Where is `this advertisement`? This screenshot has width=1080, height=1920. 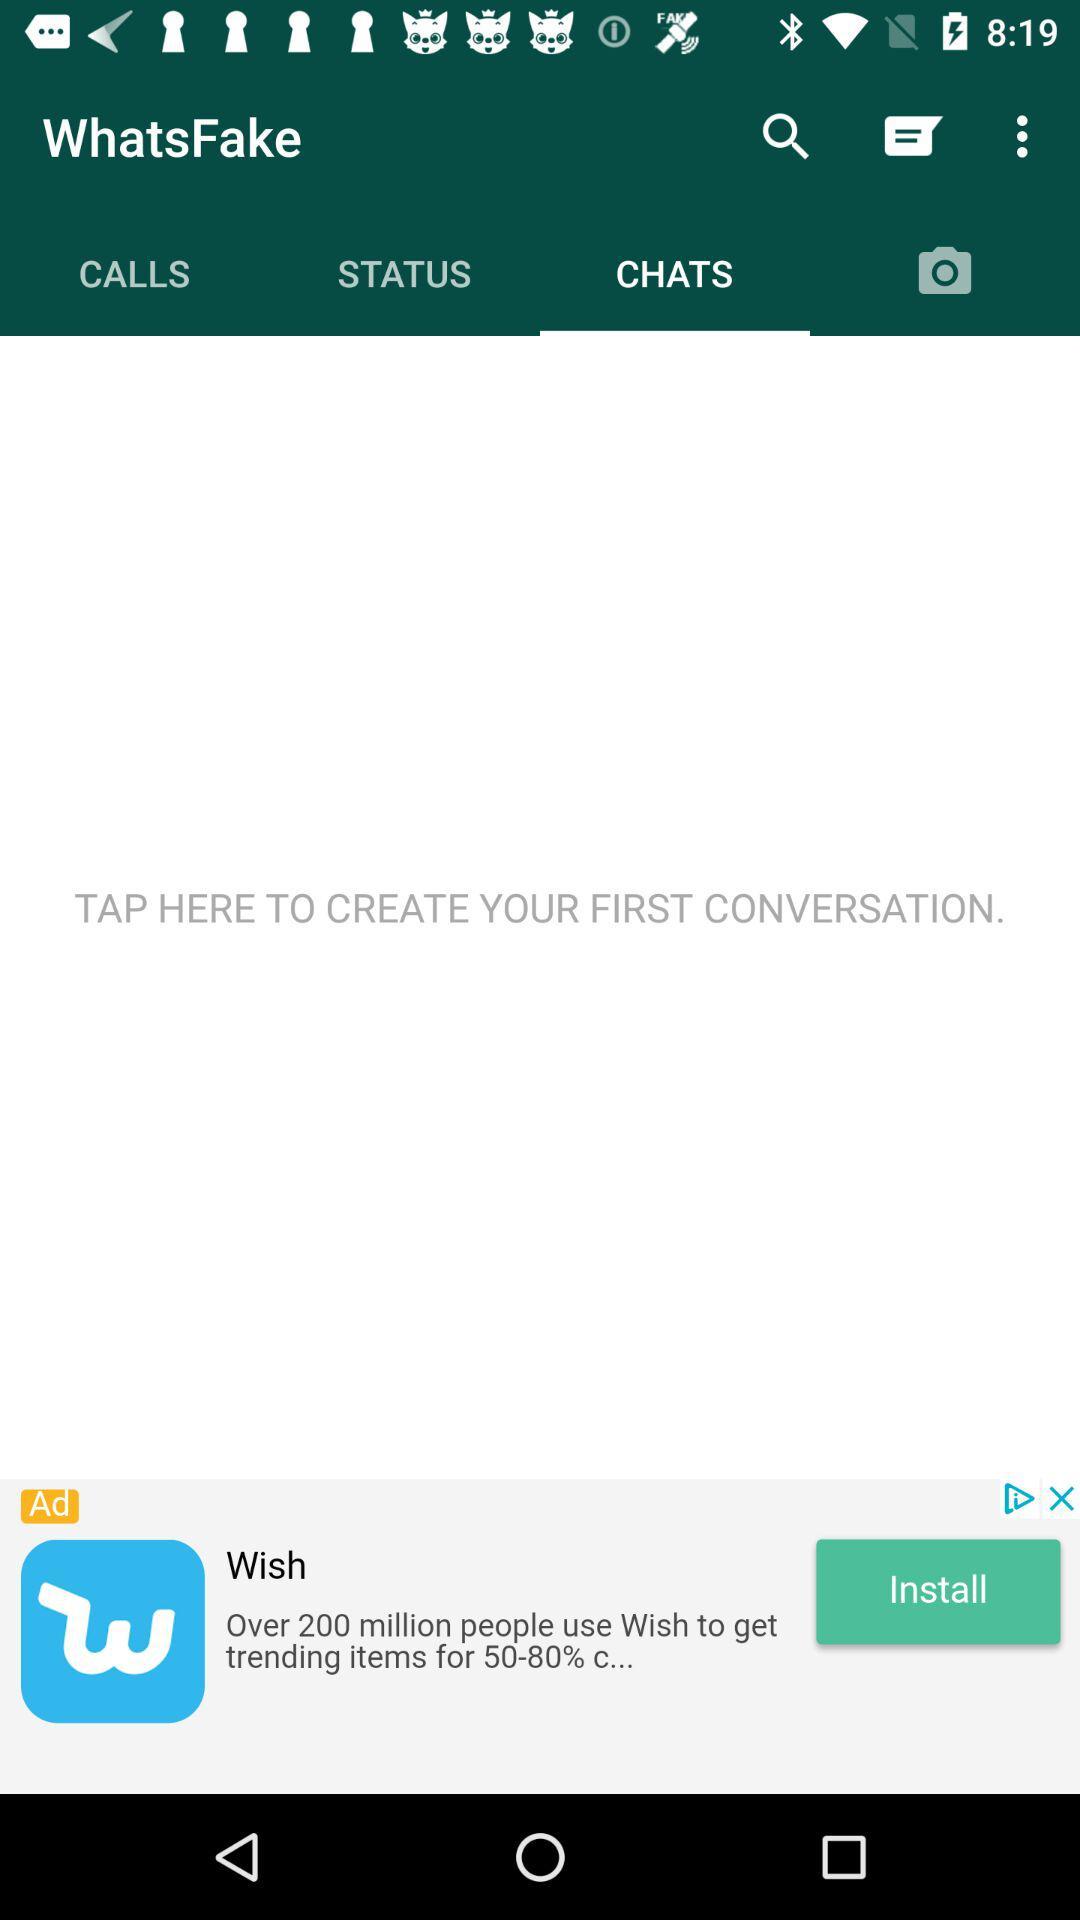 this advertisement is located at coordinates (540, 1636).